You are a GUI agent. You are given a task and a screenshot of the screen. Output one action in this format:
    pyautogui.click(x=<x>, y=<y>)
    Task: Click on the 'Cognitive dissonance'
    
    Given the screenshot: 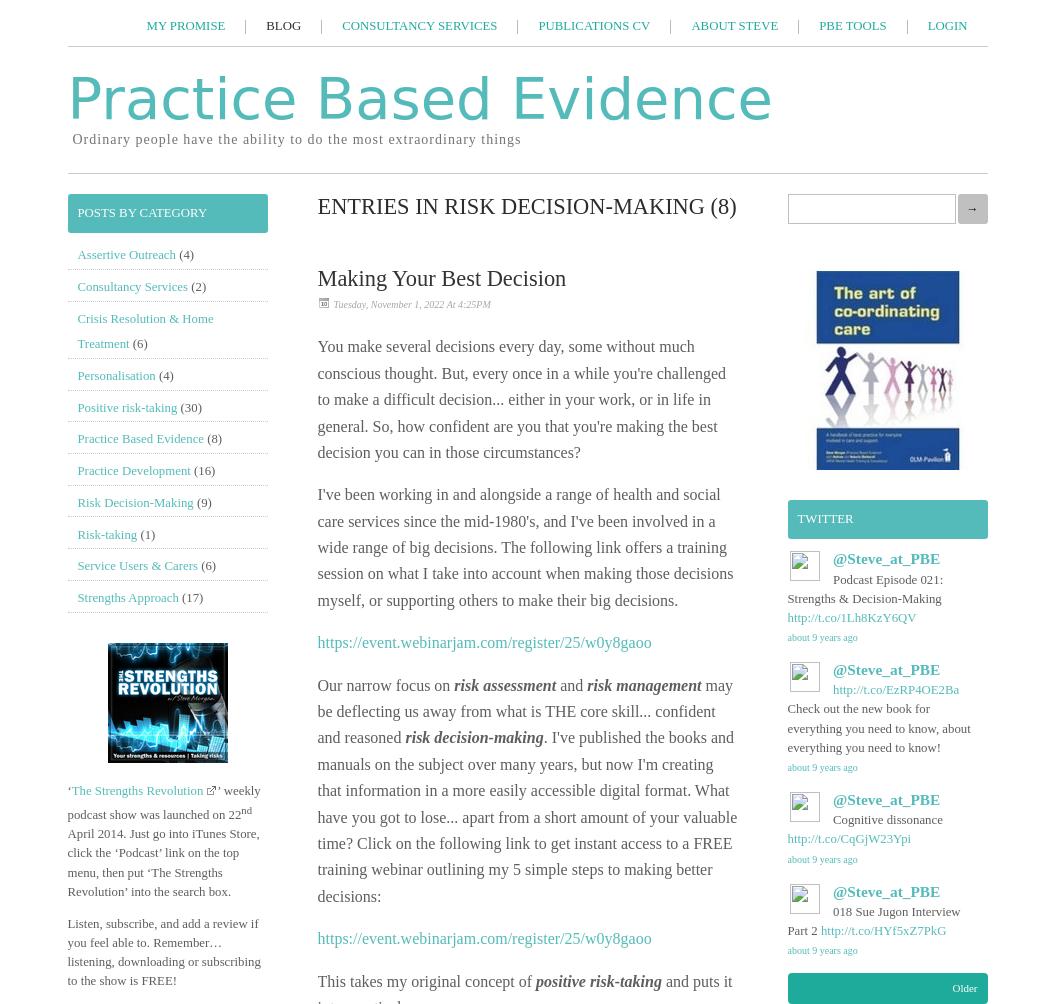 What is the action you would take?
    pyautogui.click(x=886, y=819)
    